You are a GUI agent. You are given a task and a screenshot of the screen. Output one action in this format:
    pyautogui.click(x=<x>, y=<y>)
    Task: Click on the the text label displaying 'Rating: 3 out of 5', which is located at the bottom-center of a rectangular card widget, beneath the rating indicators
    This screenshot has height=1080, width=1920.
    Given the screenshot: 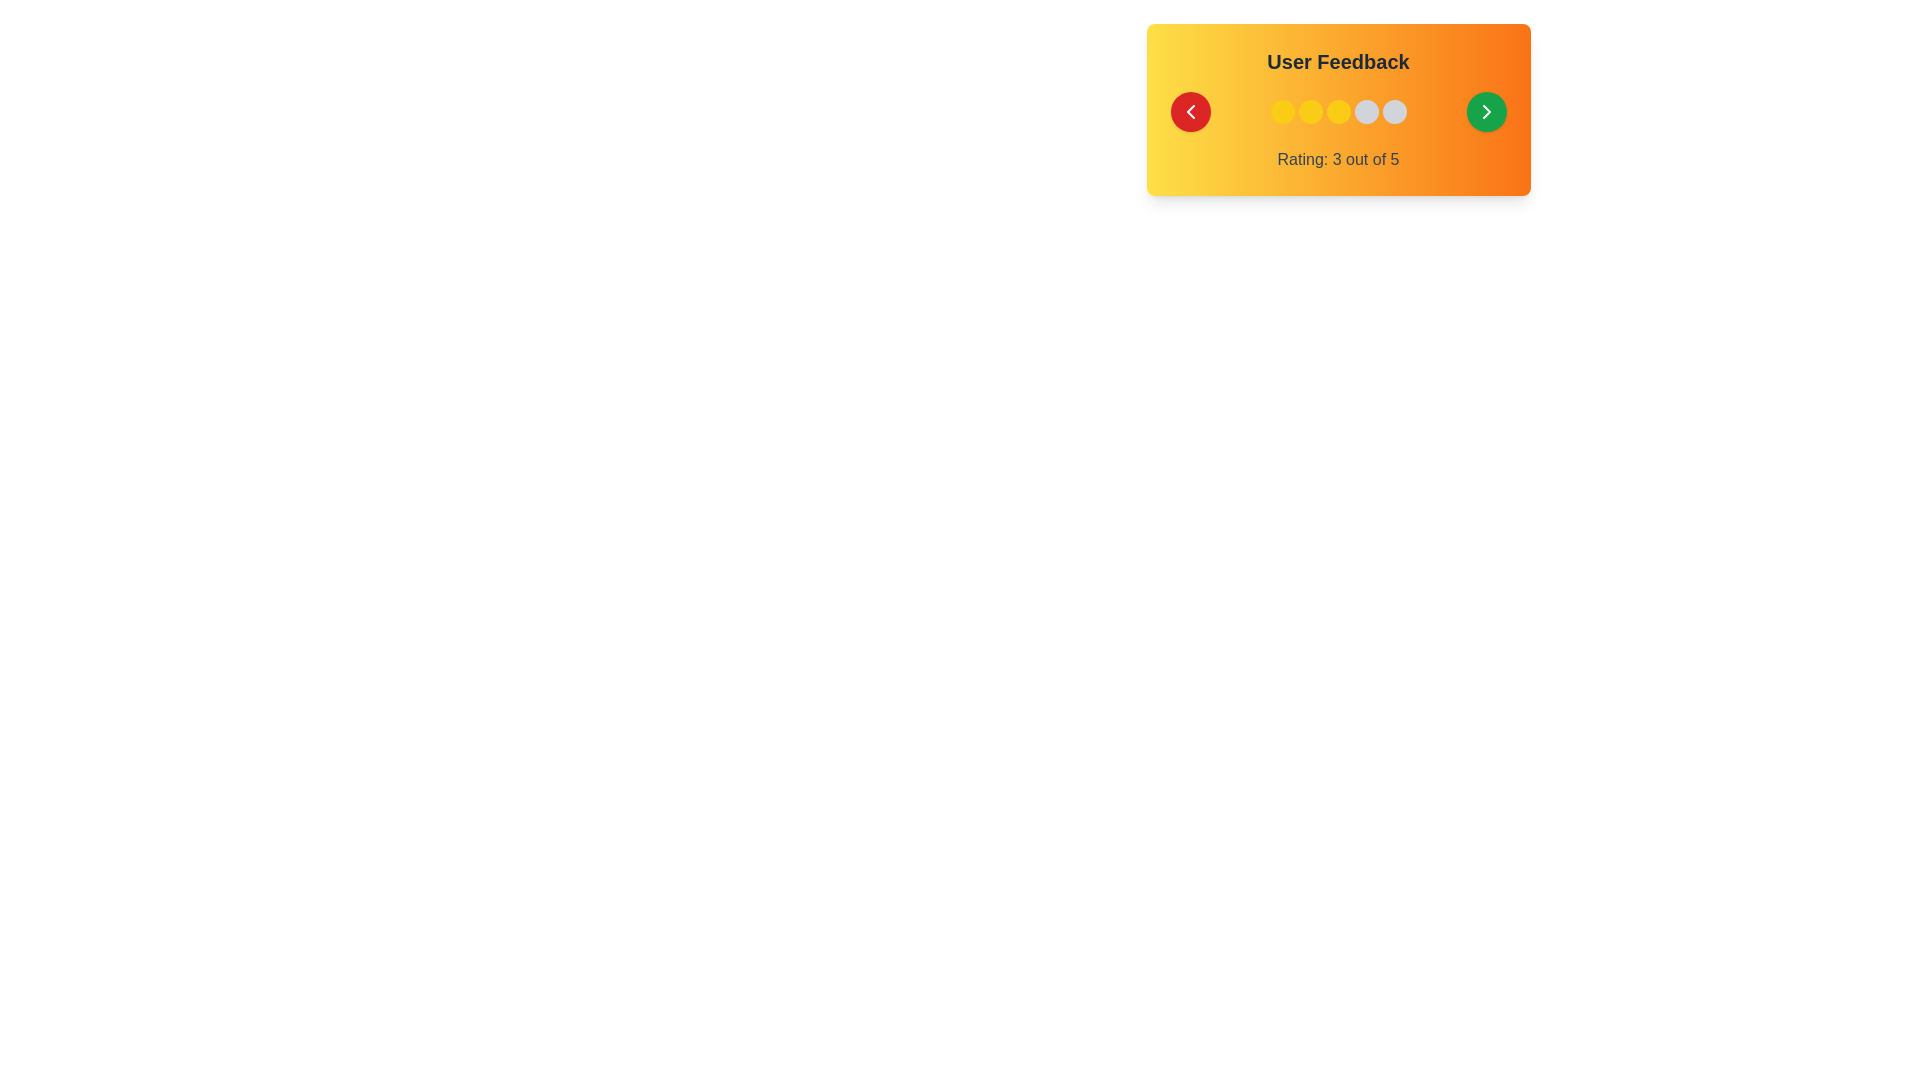 What is the action you would take?
    pyautogui.click(x=1338, y=158)
    